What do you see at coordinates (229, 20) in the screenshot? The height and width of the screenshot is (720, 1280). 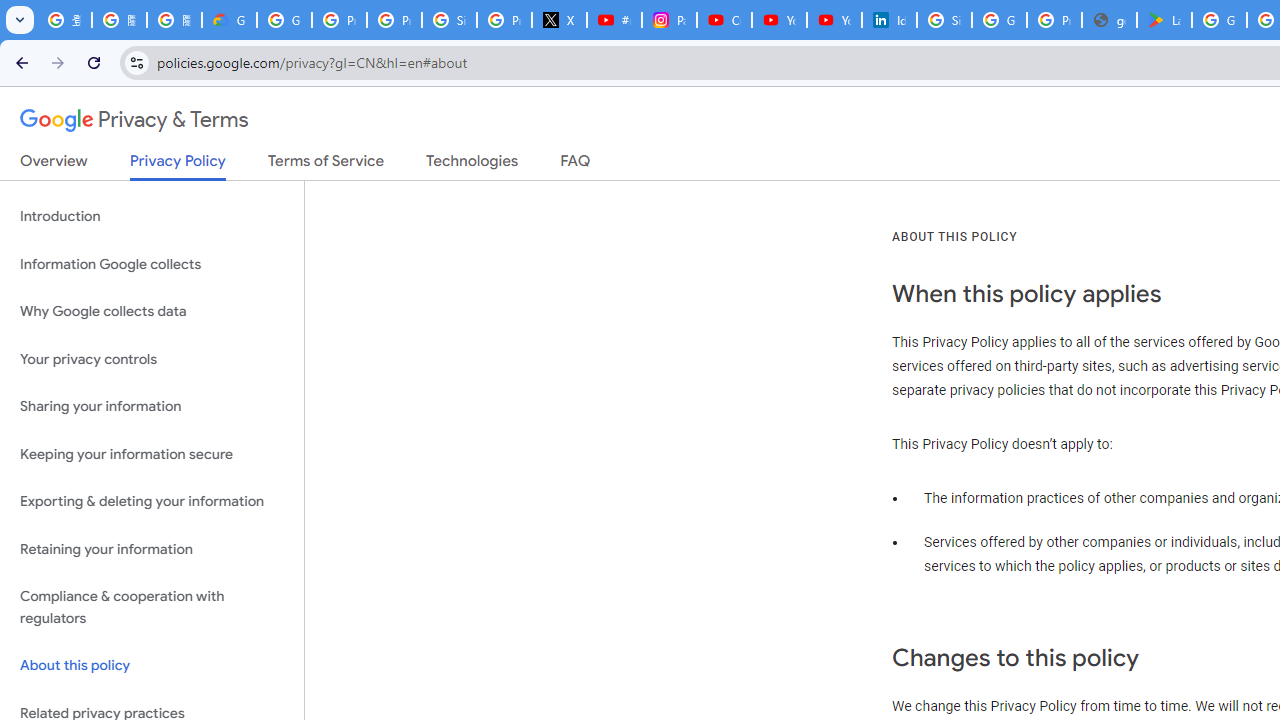 I see `'Google Cloud Privacy Notice'` at bounding box center [229, 20].